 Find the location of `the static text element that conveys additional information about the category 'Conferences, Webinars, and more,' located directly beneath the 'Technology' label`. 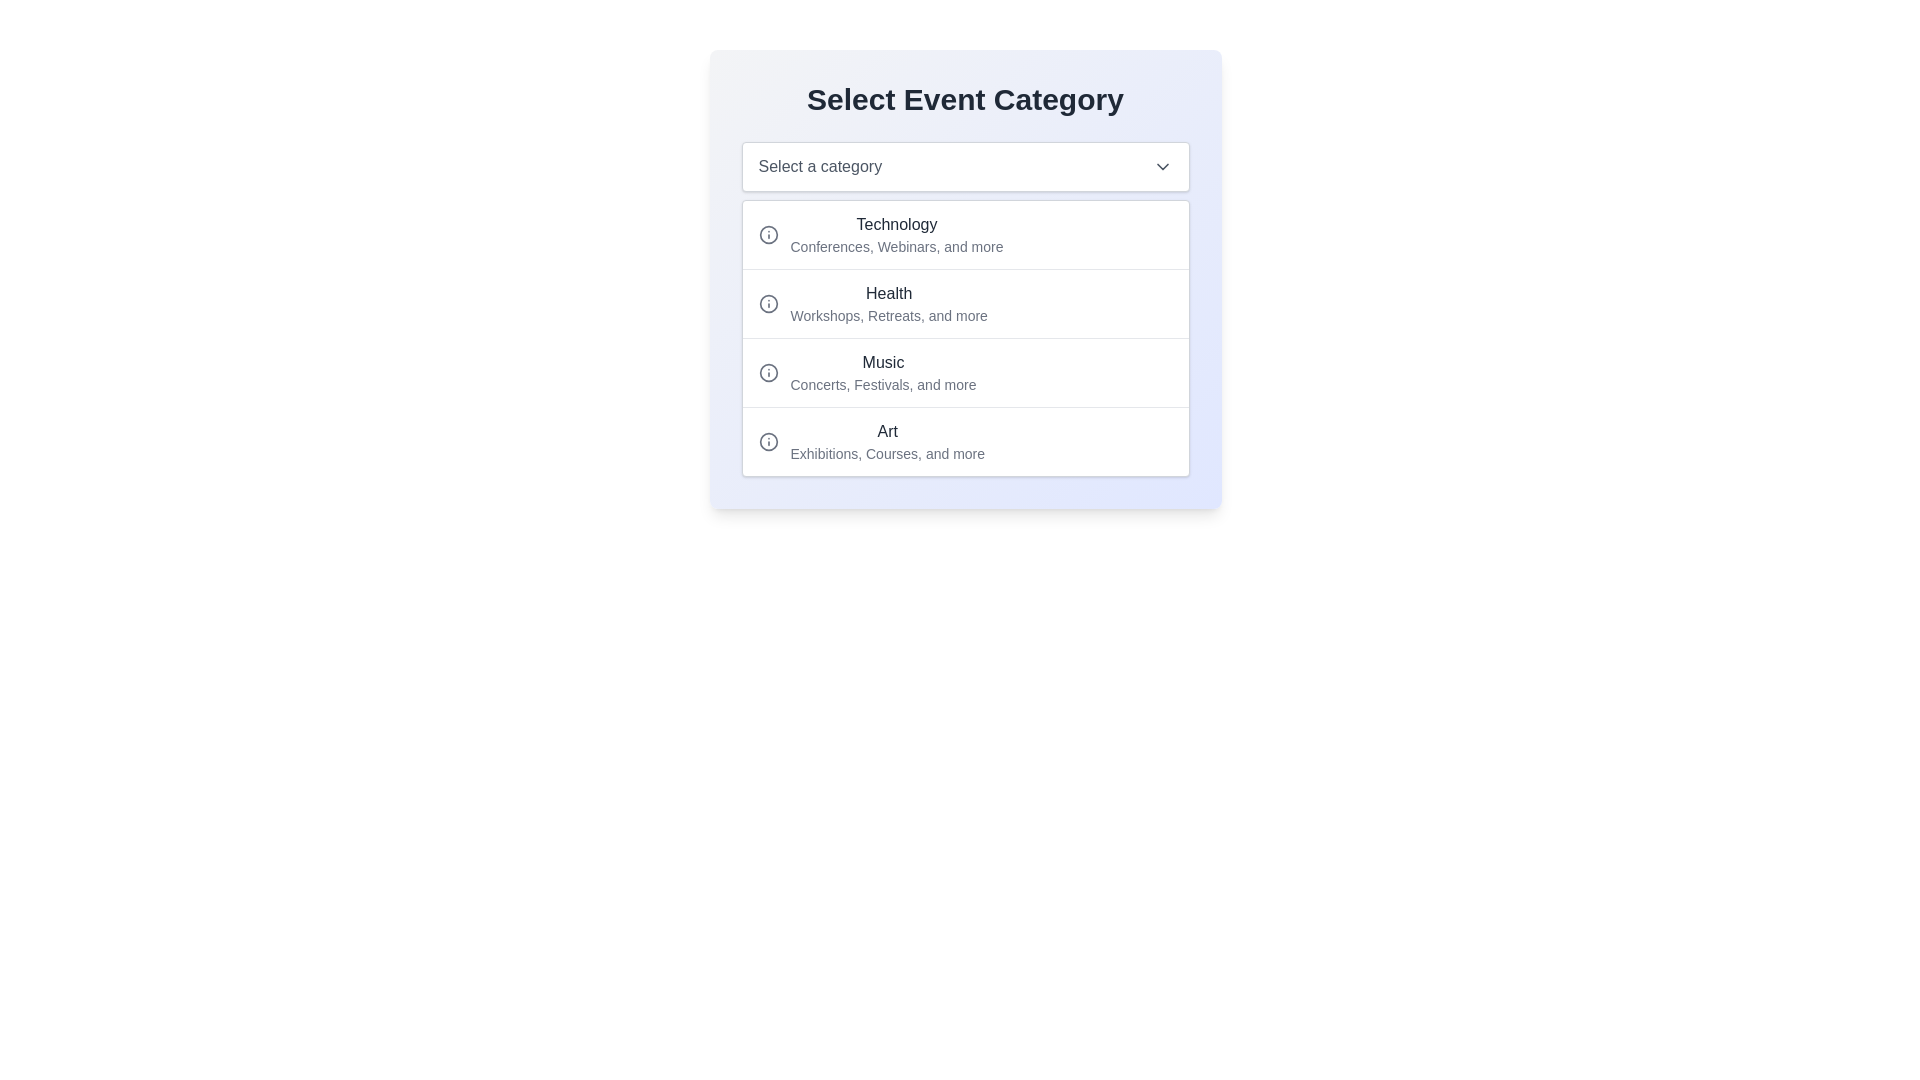

the static text element that conveys additional information about the category 'Conferences, Webinars, and more,' located directly beneath the 'Technology' label is located at coordinates (896, 245).